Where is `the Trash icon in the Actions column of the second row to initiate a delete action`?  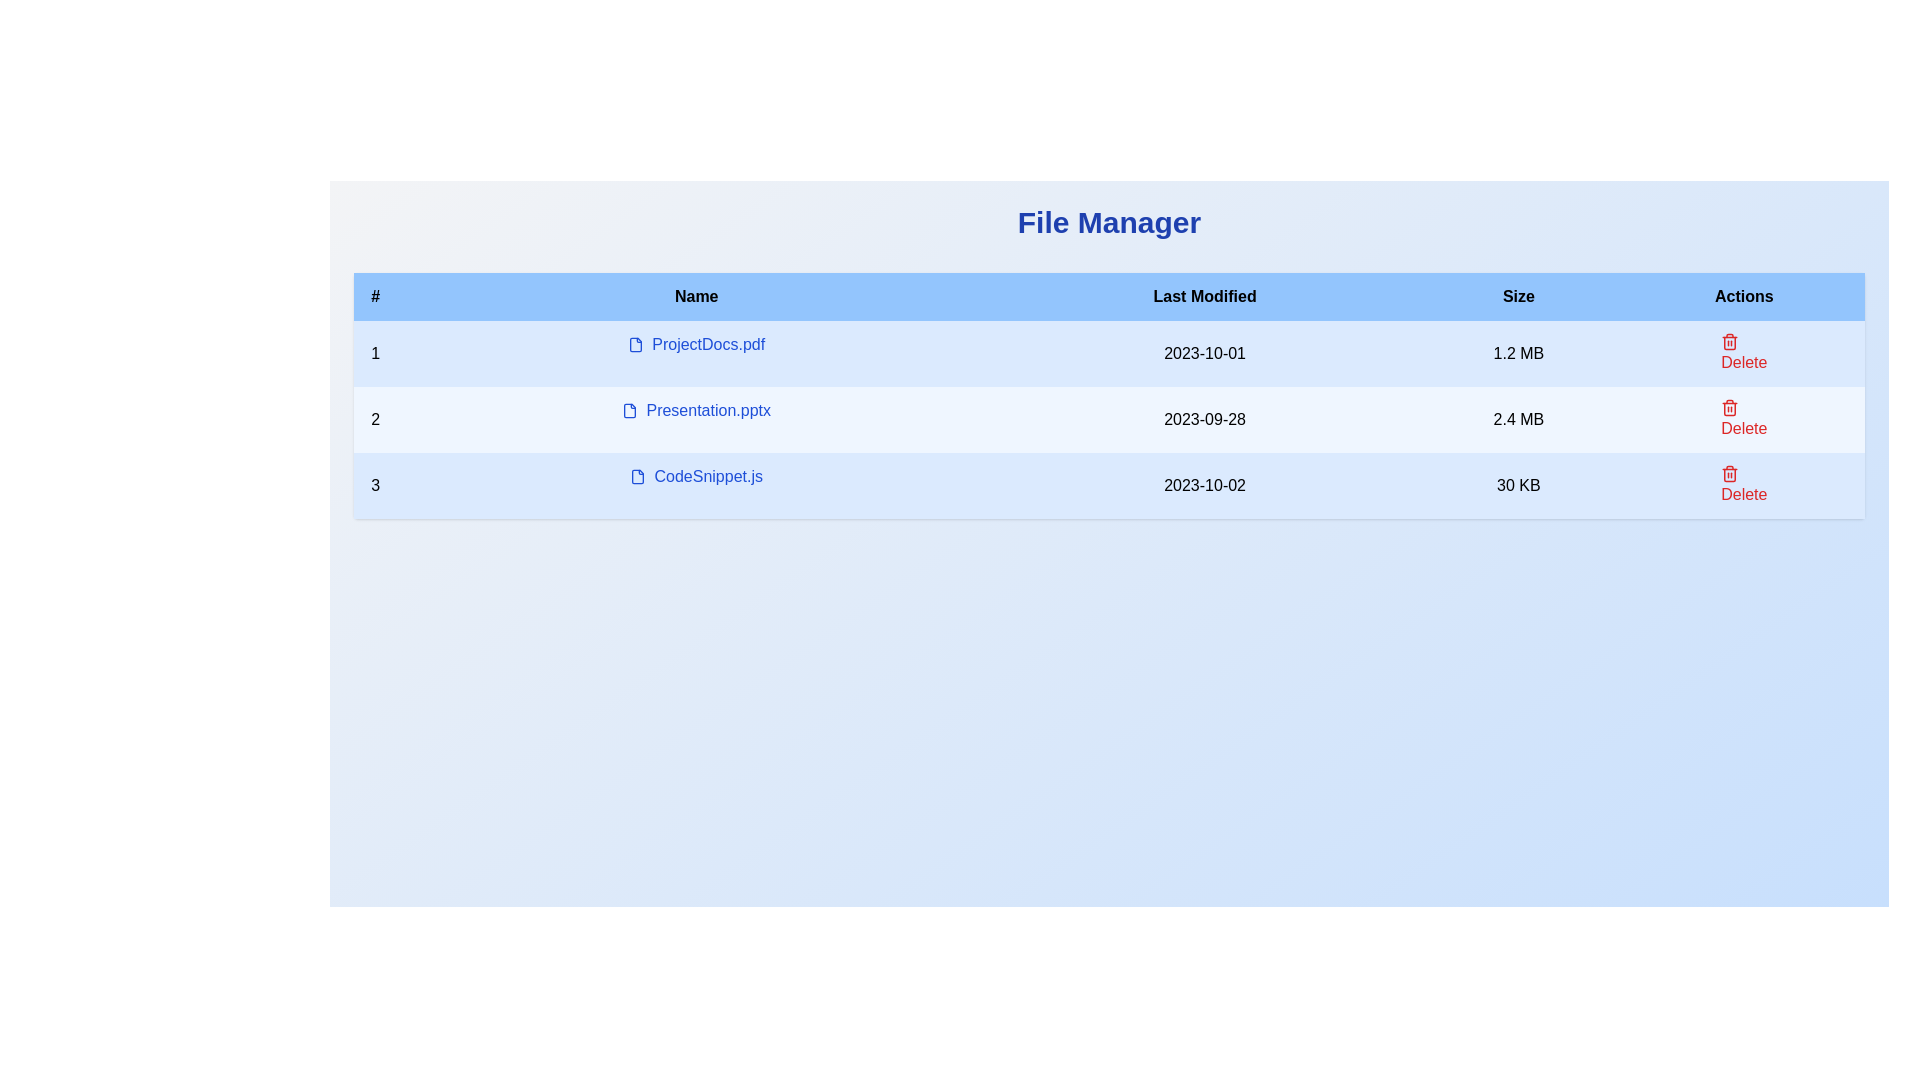 the Trash icon in the Actions column of the second row to initiate a delete action is located at coordinates (1729, 407).